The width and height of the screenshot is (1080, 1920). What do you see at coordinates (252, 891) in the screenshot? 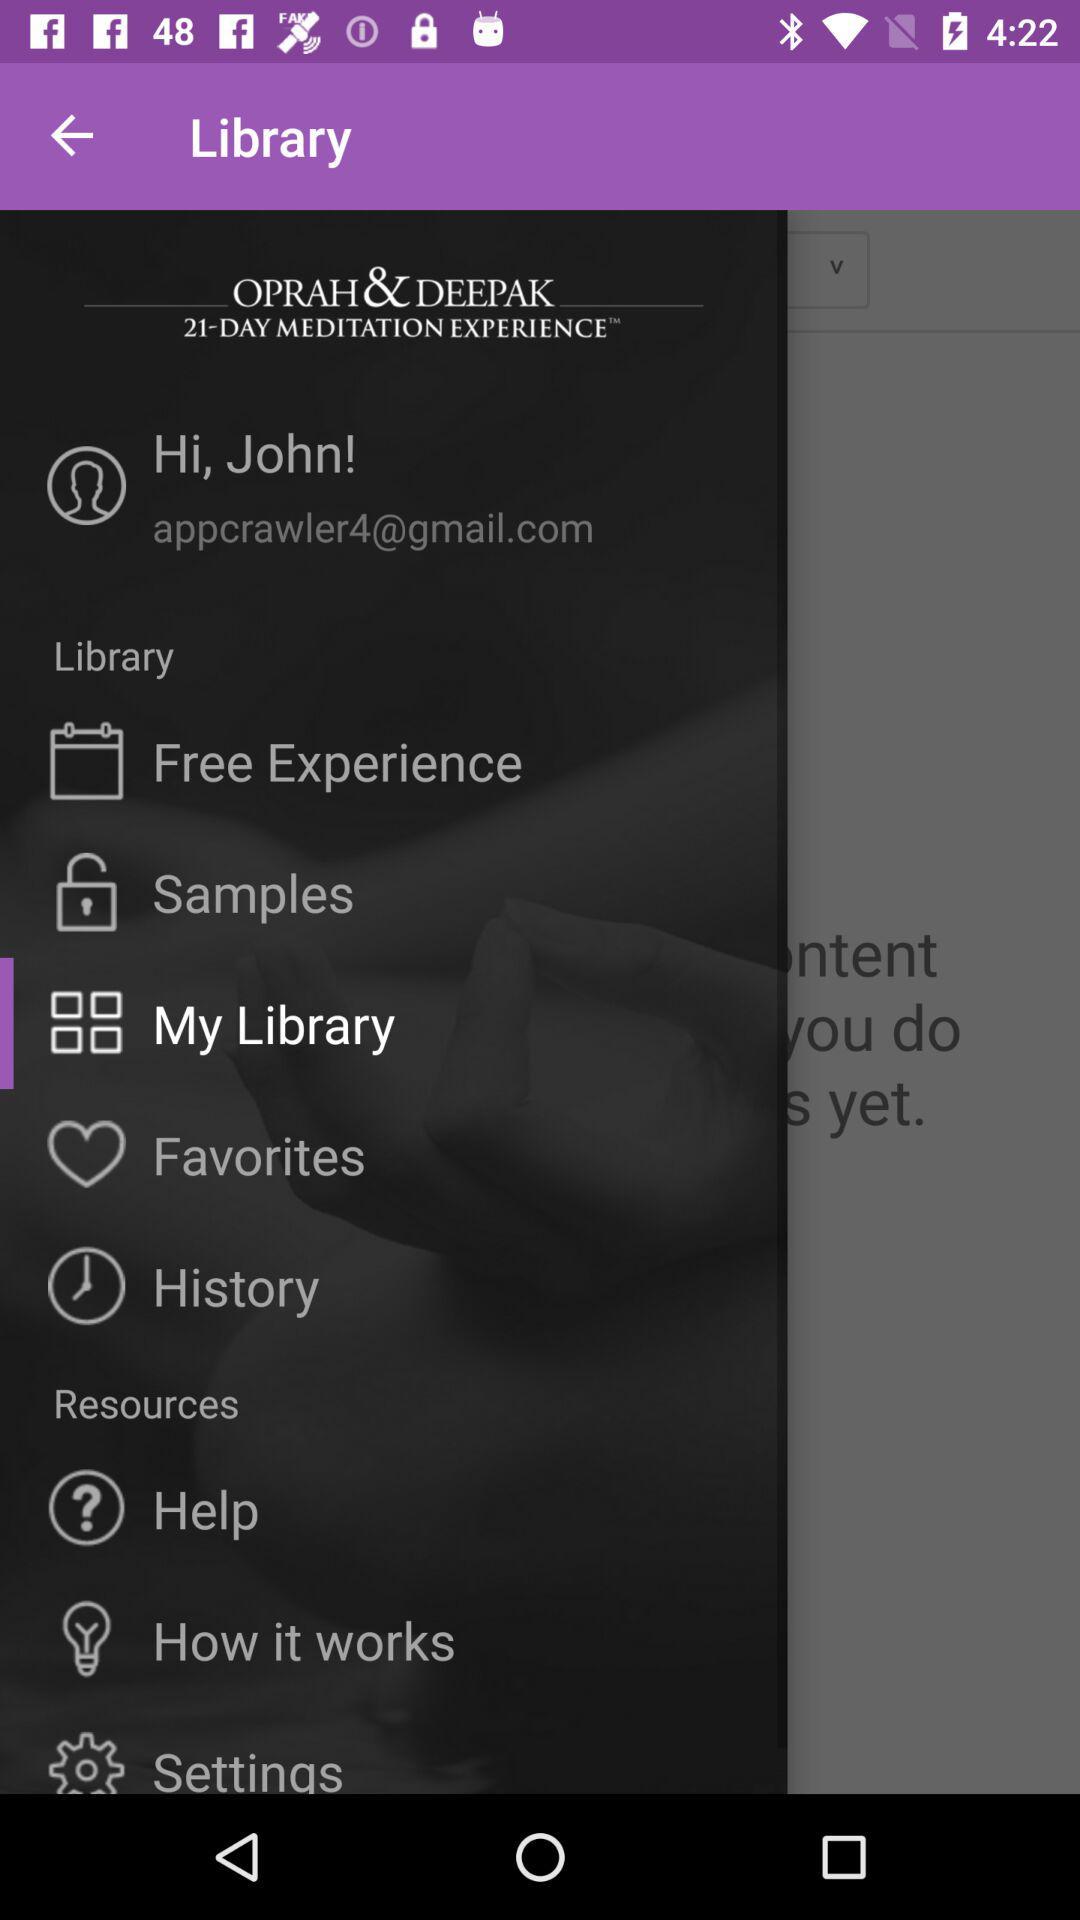
I see `item above the my library icon` at bounding box center [252, 891].